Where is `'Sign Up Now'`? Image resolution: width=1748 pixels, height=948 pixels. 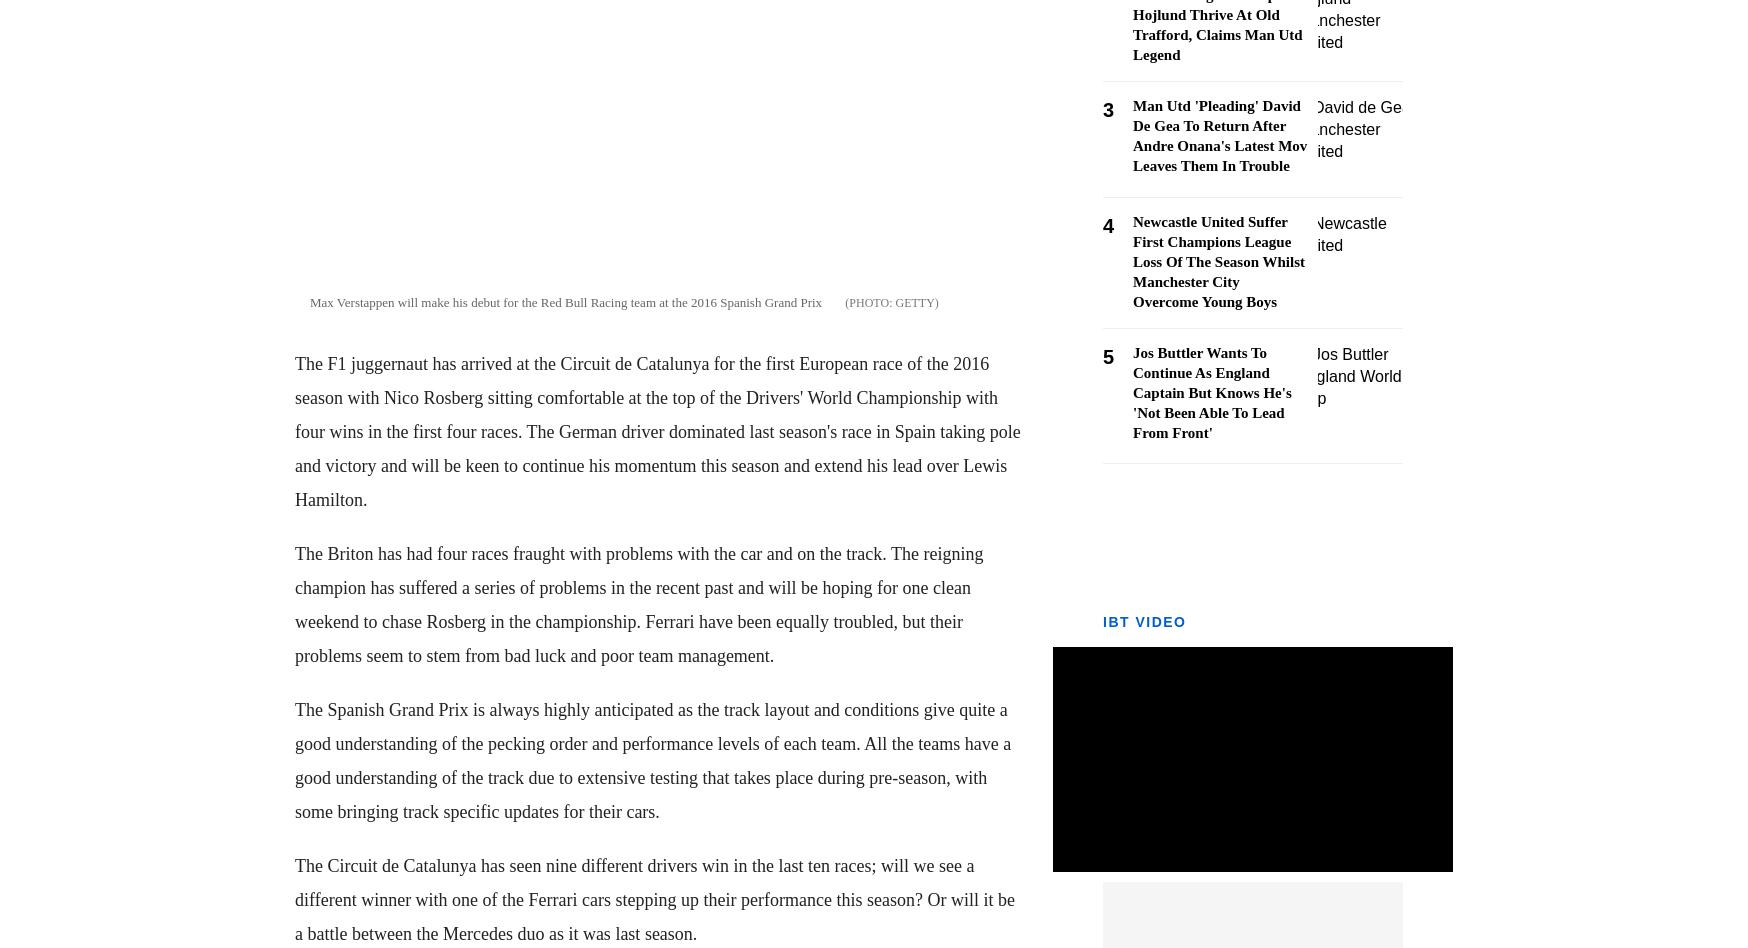
'Sign Up Now' is located at coordinates (1299, 552).